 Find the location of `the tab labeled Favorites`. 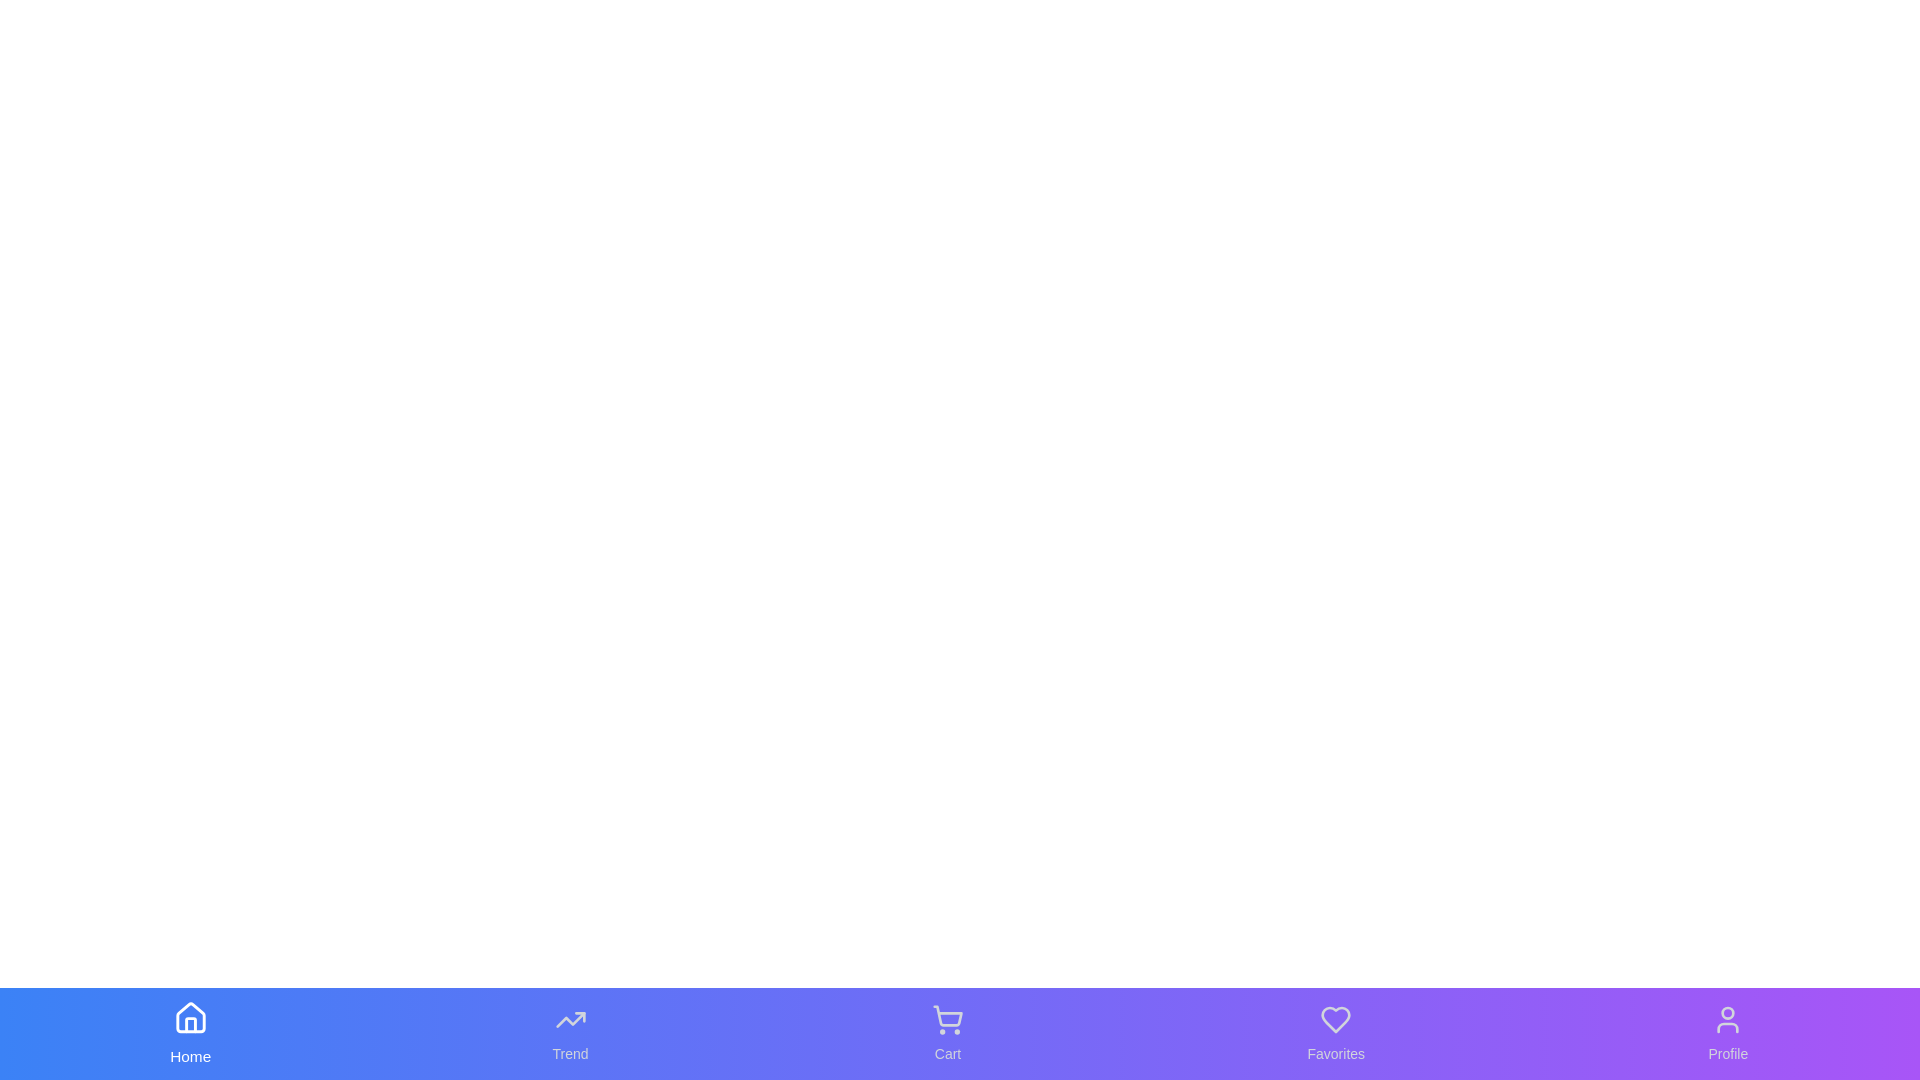

the tab labeled Favorites is located at coordinates (1335, 1033).